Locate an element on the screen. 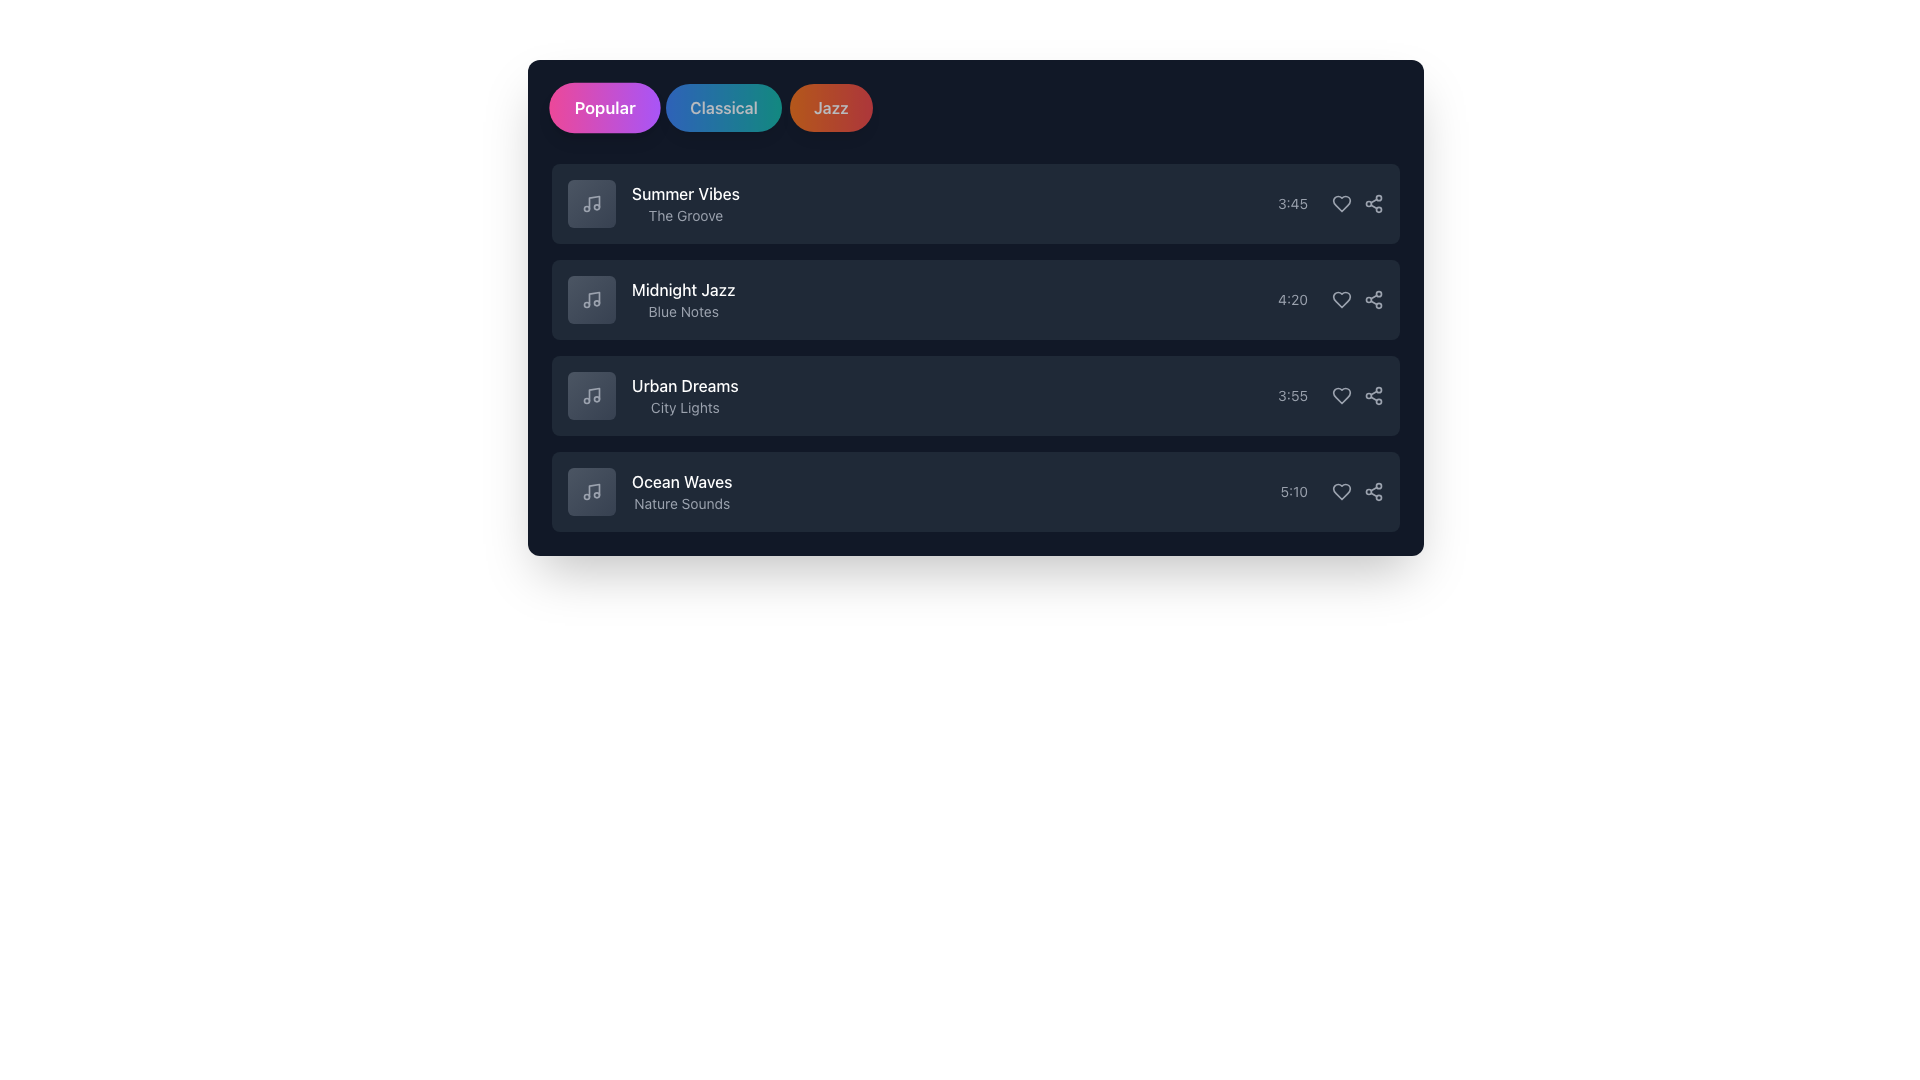  the text label displaying 'Nature Sounds', which is styled in gray and positioned beneath 'Ocean Waves' in a list of audio tracks is located at coordinates (682, 503).